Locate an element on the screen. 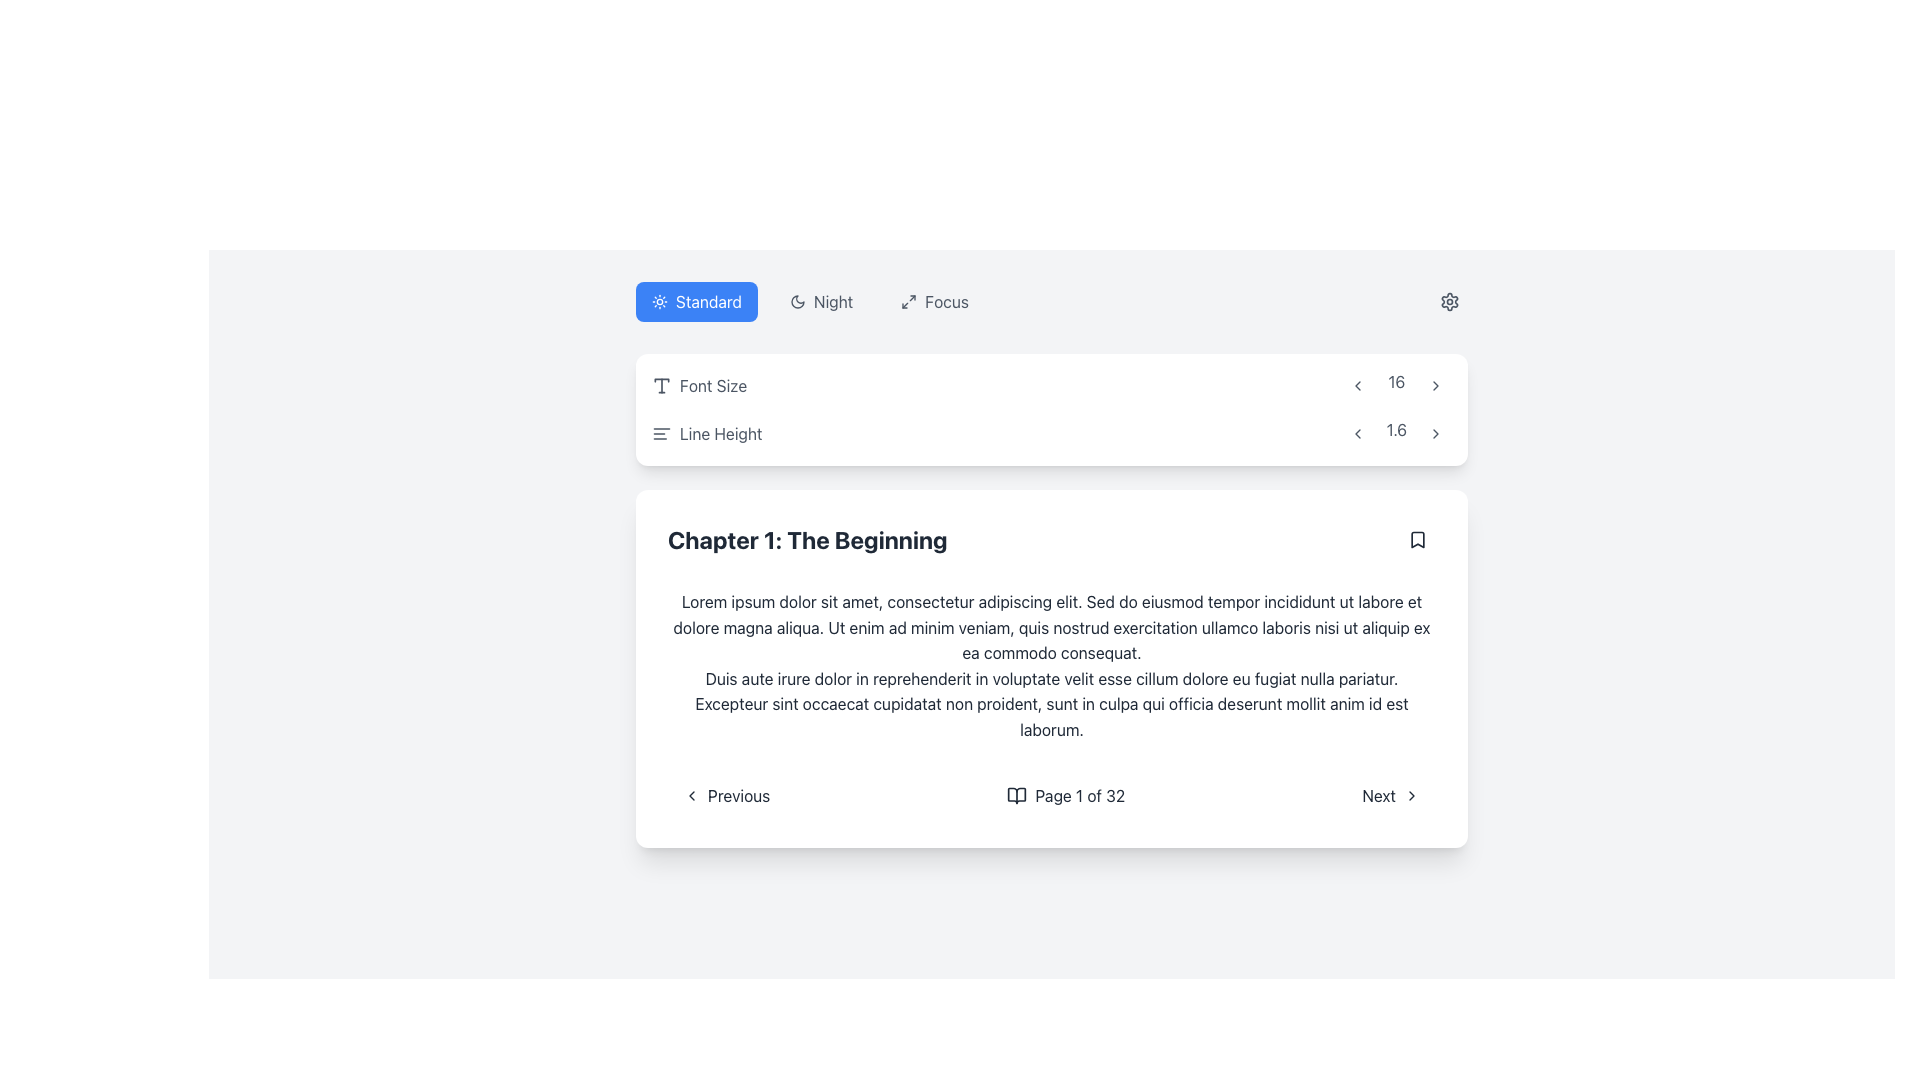  the 'Night' button, which features a crescent moon icon and is the second option in a horizontal layout between 'Standard' and 'Focus' is located at coordinates (821, 301).